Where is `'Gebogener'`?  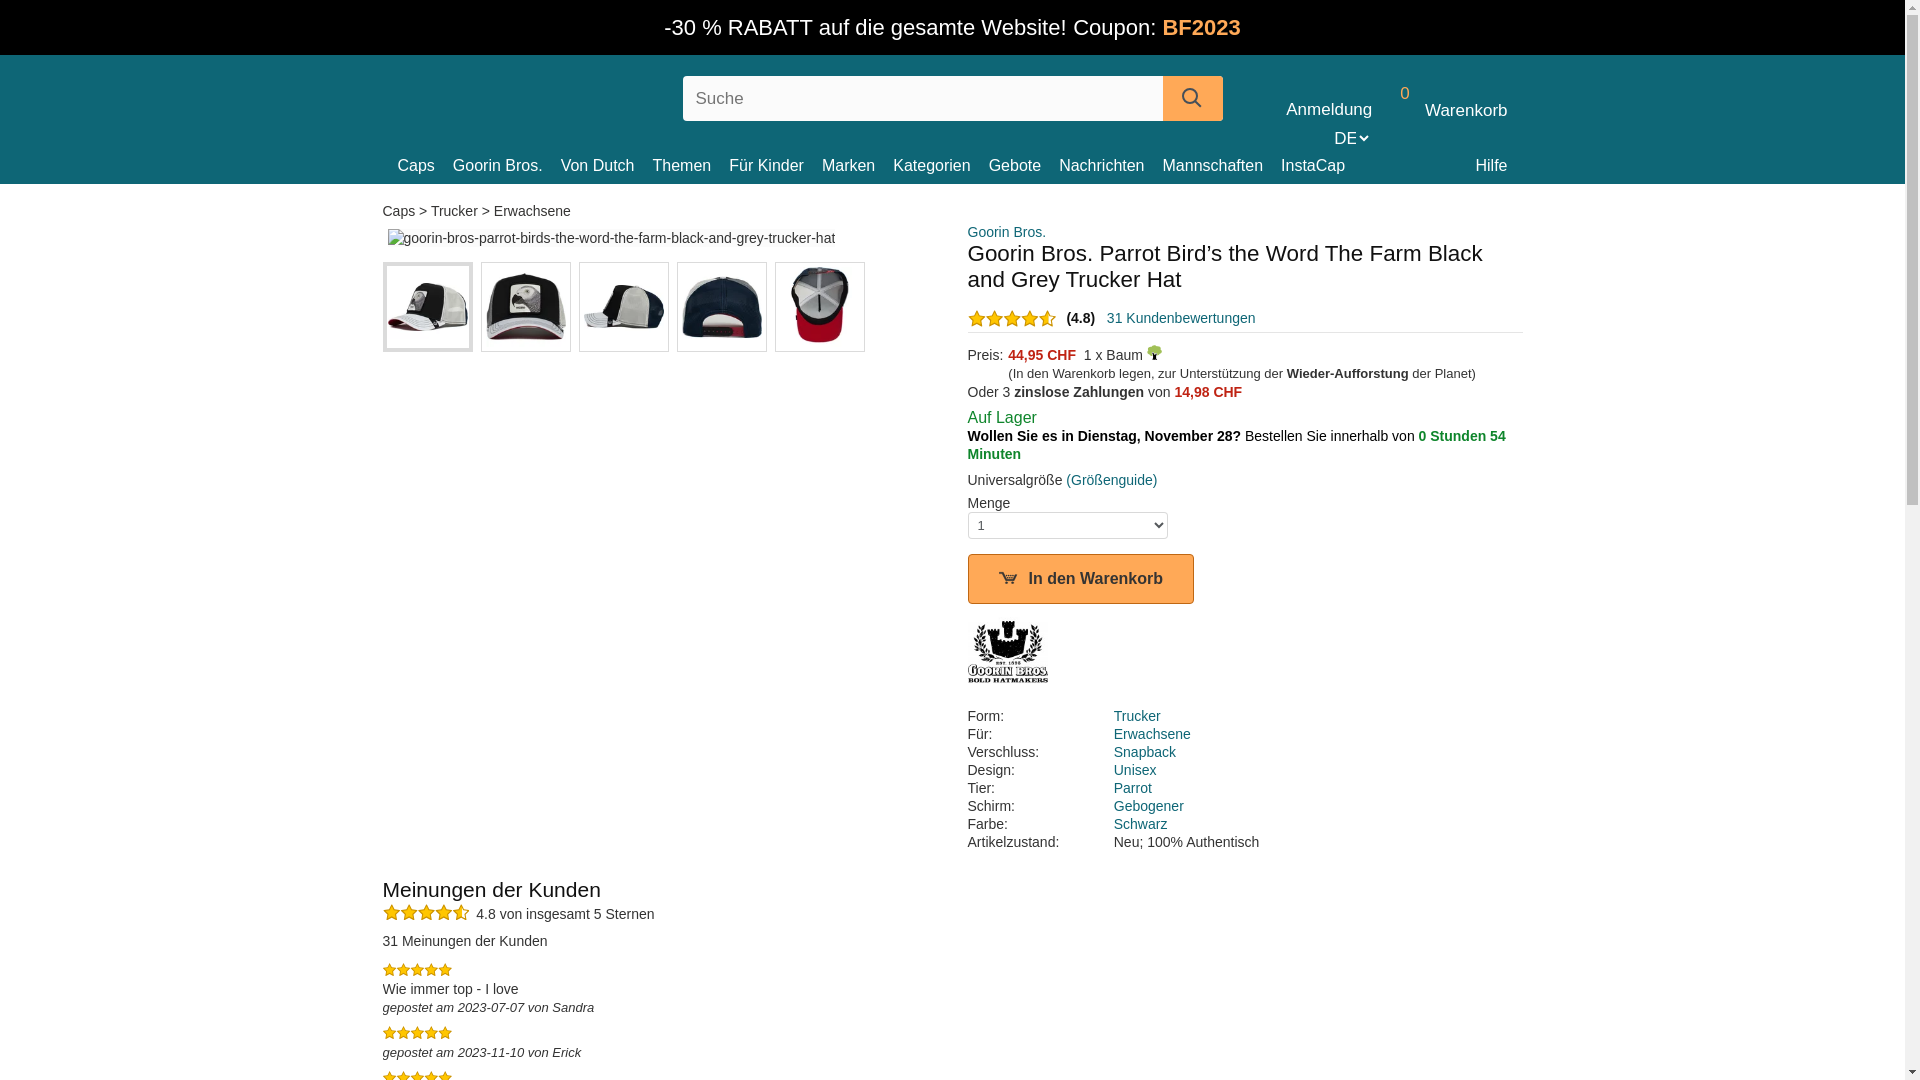 'Gebogener' is located at coordinates (1148, 805).